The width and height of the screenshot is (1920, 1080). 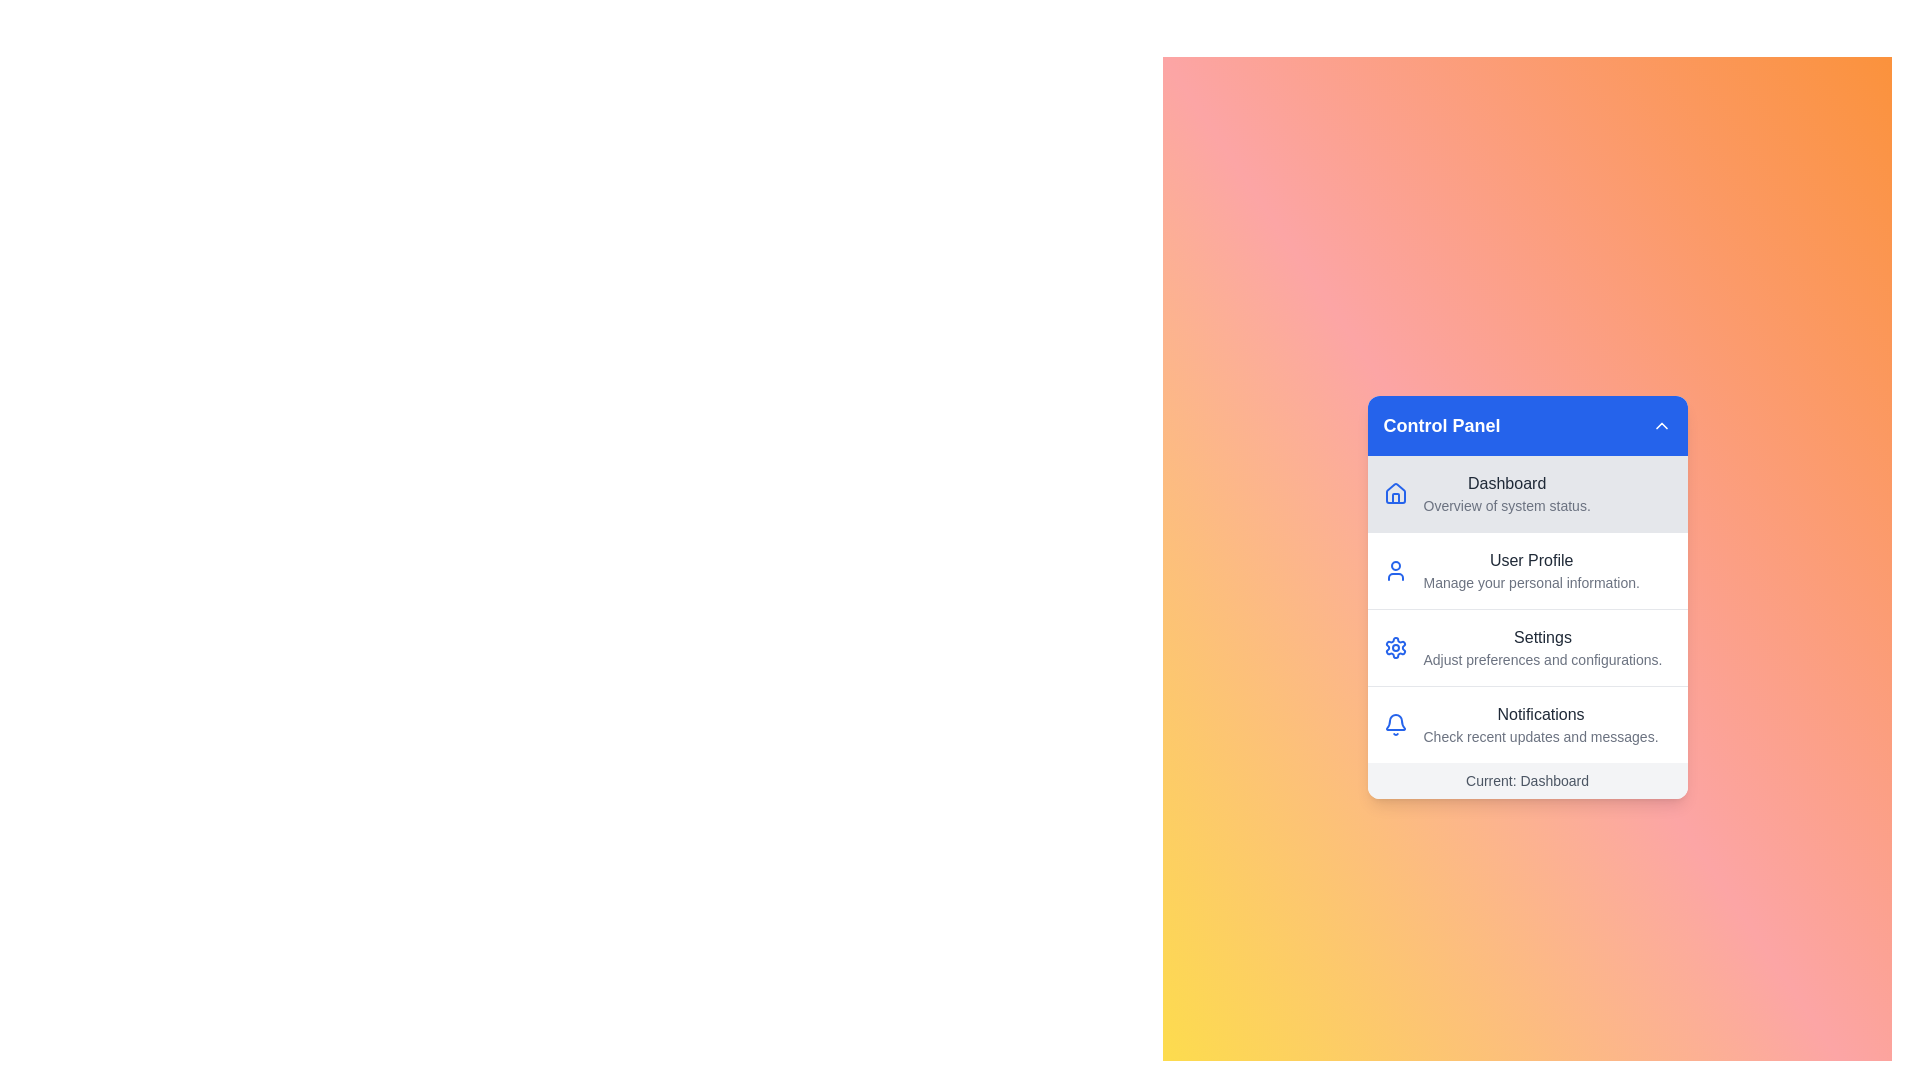 What do you see at coordinates (1661, 424) in the screenshot?
I see `the header button to toggle the menu visibility` at bounding box center [1661, 424].